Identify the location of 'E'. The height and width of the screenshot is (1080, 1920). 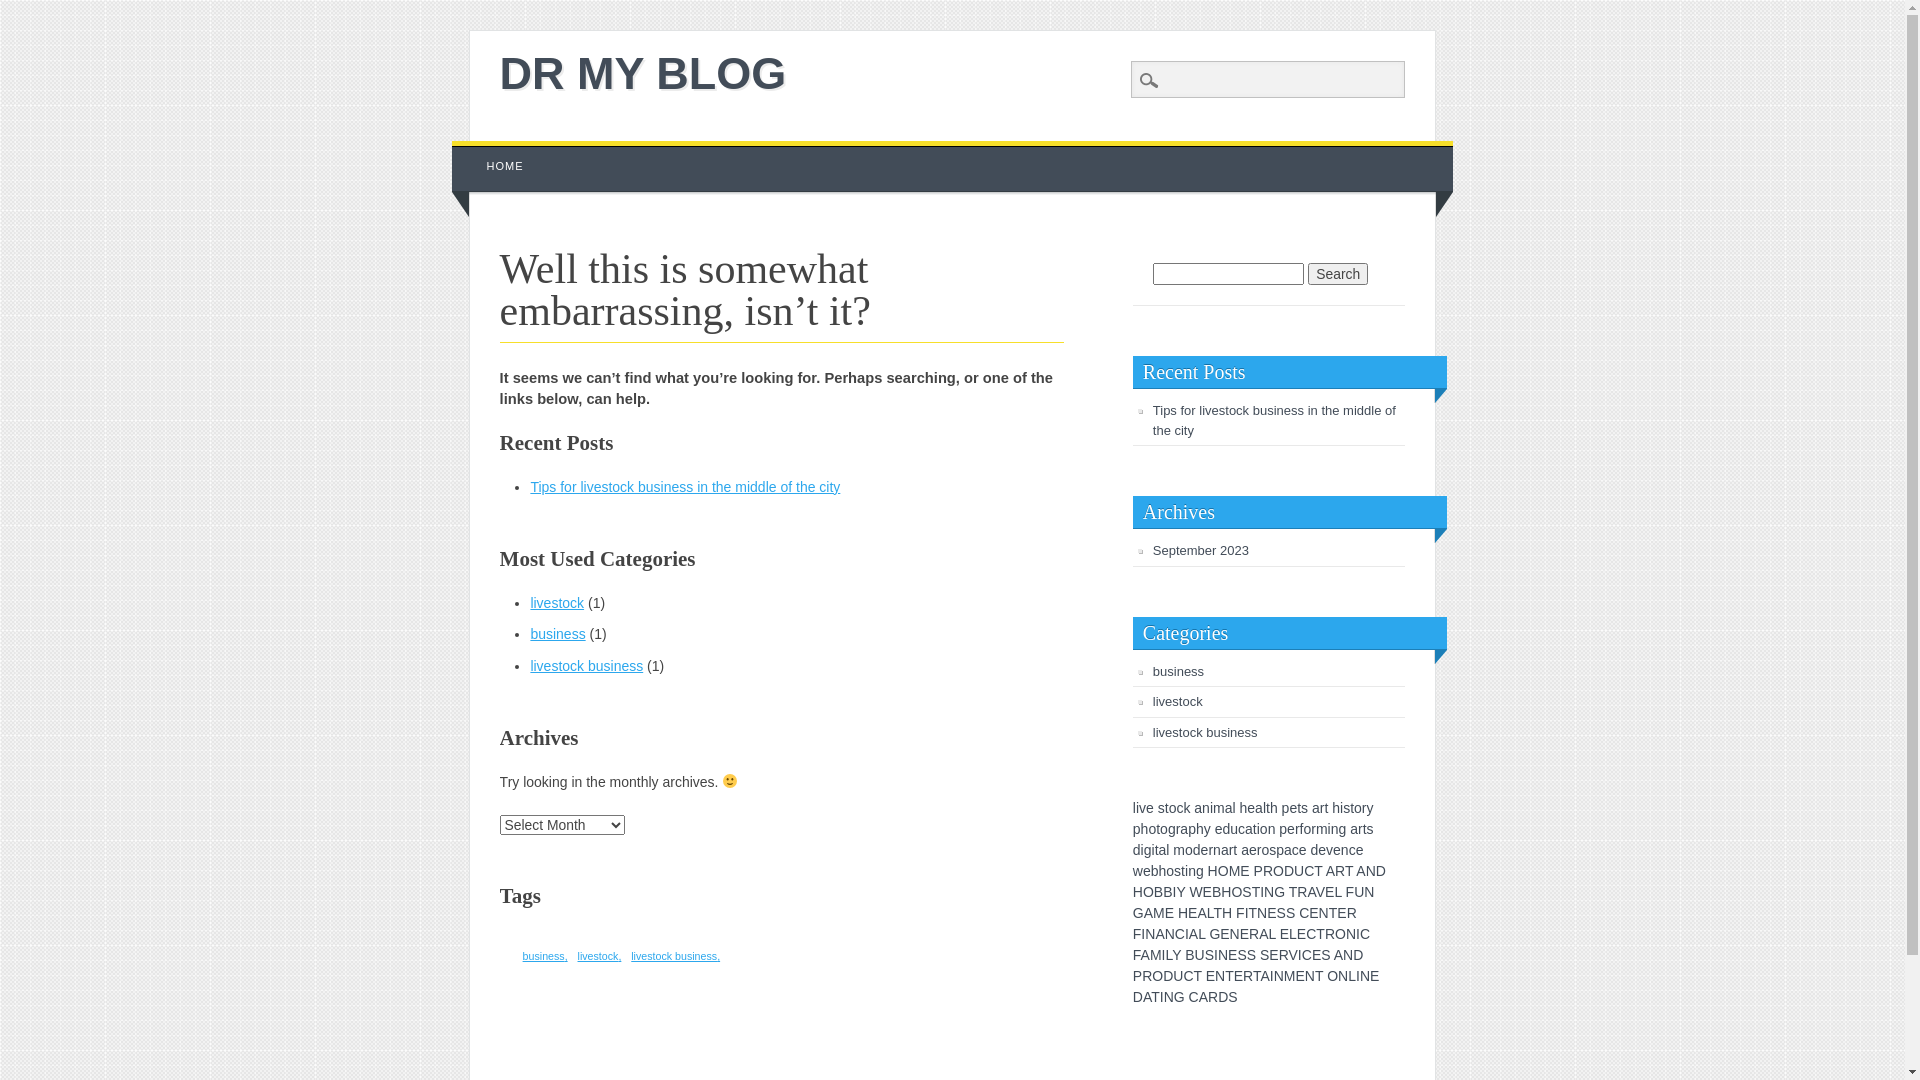
(1316, 954).